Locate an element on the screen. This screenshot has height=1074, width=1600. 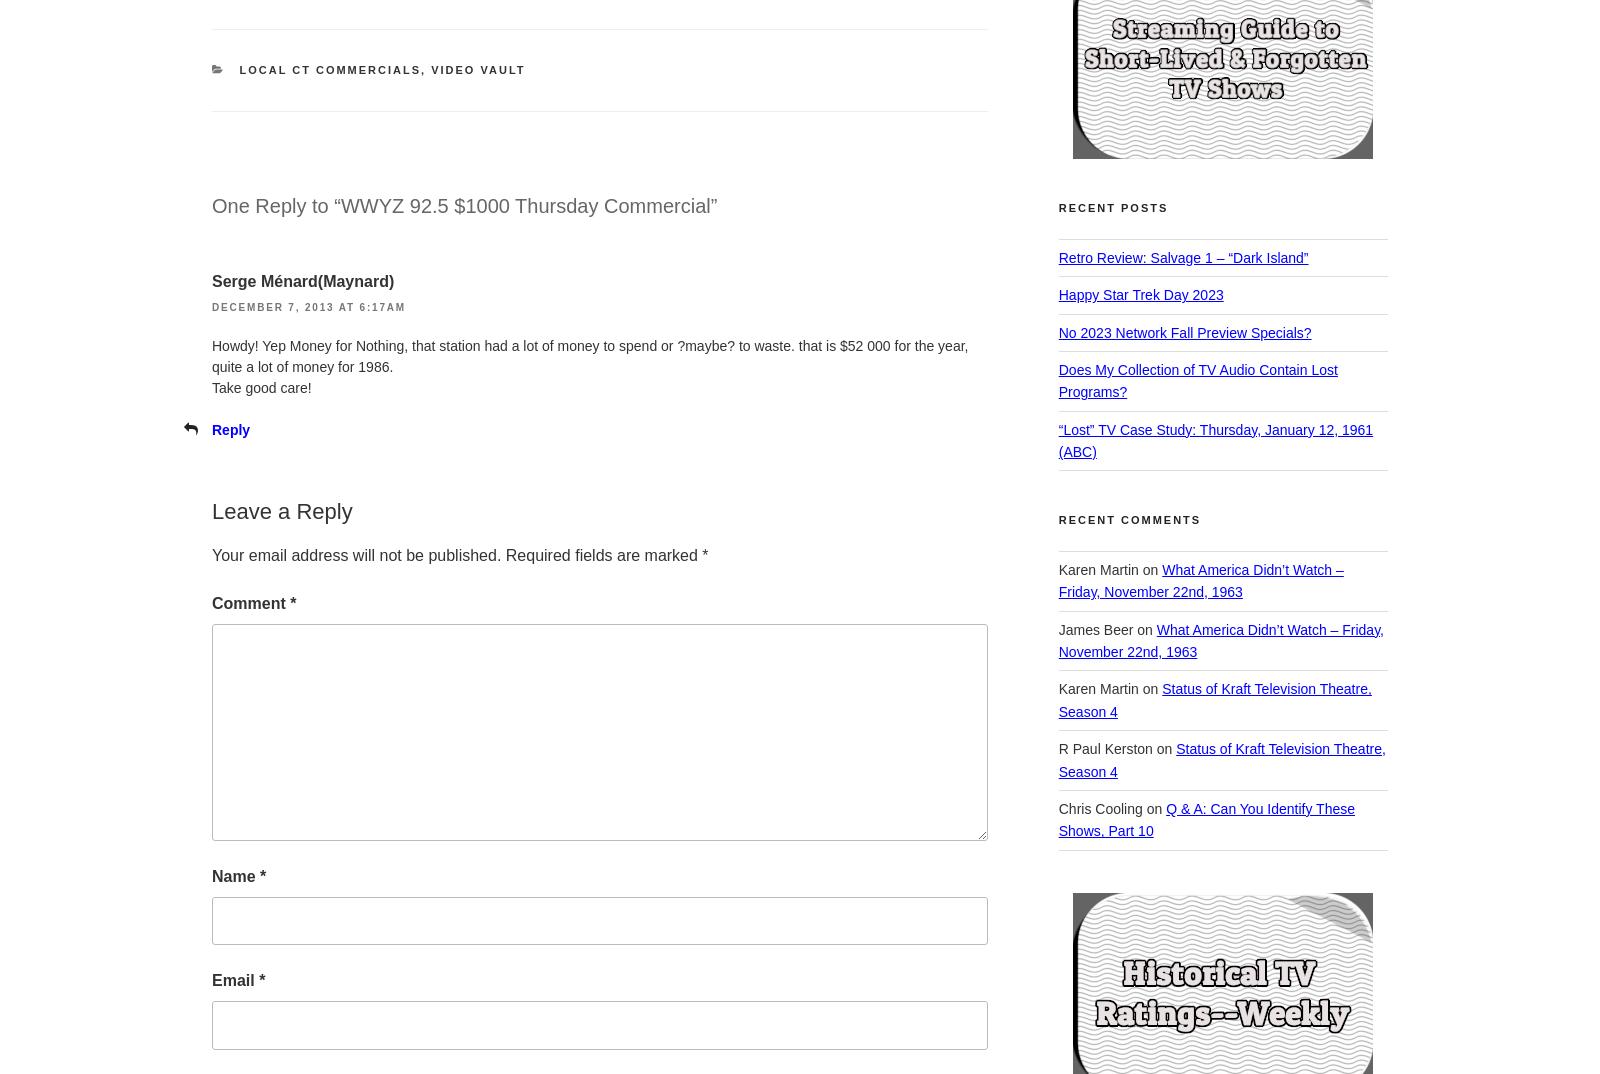
'R Paul Kerston' is located at coordinates (1104, 749).